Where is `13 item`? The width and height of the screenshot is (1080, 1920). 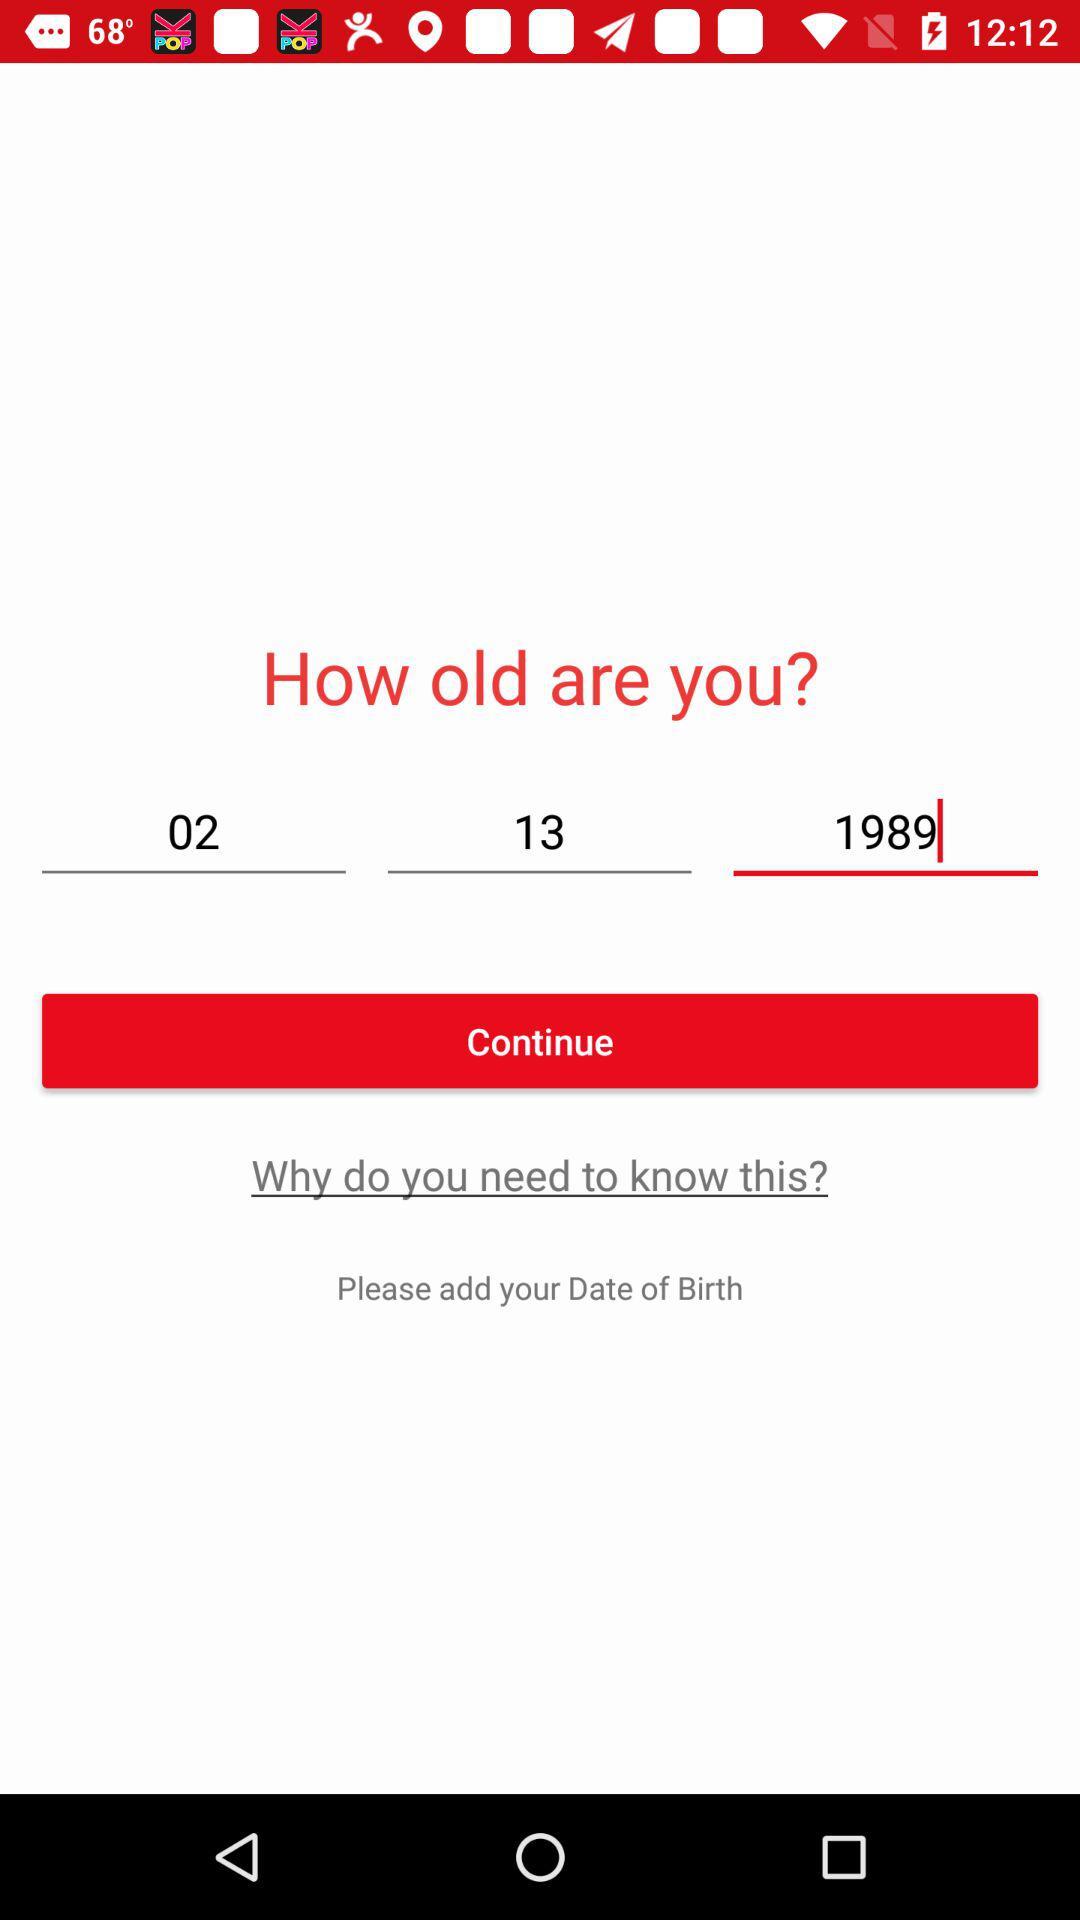
13 item is located at coordinates (538, 830).